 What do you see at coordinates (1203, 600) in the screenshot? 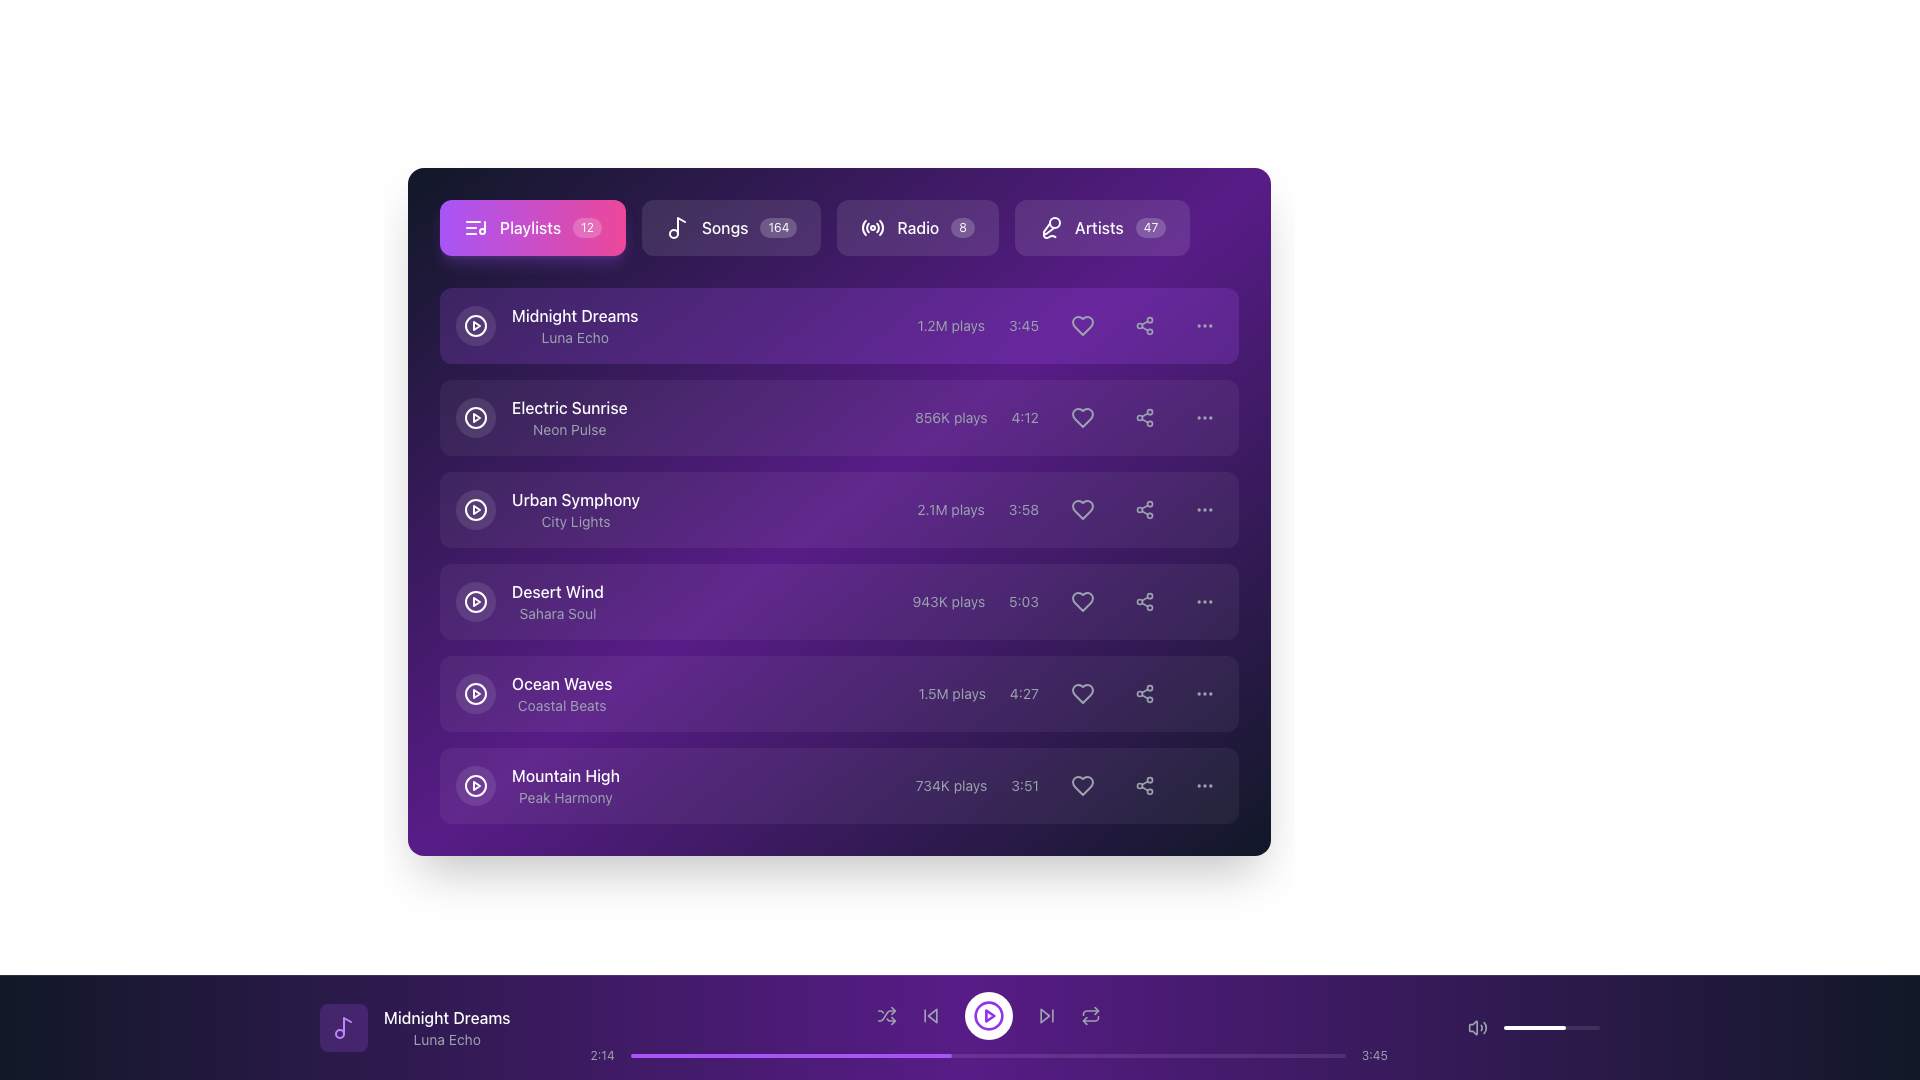
I see `the options menu trigger button, represented by three horizontally aligned dots, located on the right-hand side of the 'Desert Wind' track's entry in the playlist` at bounding box center [1203, 600].